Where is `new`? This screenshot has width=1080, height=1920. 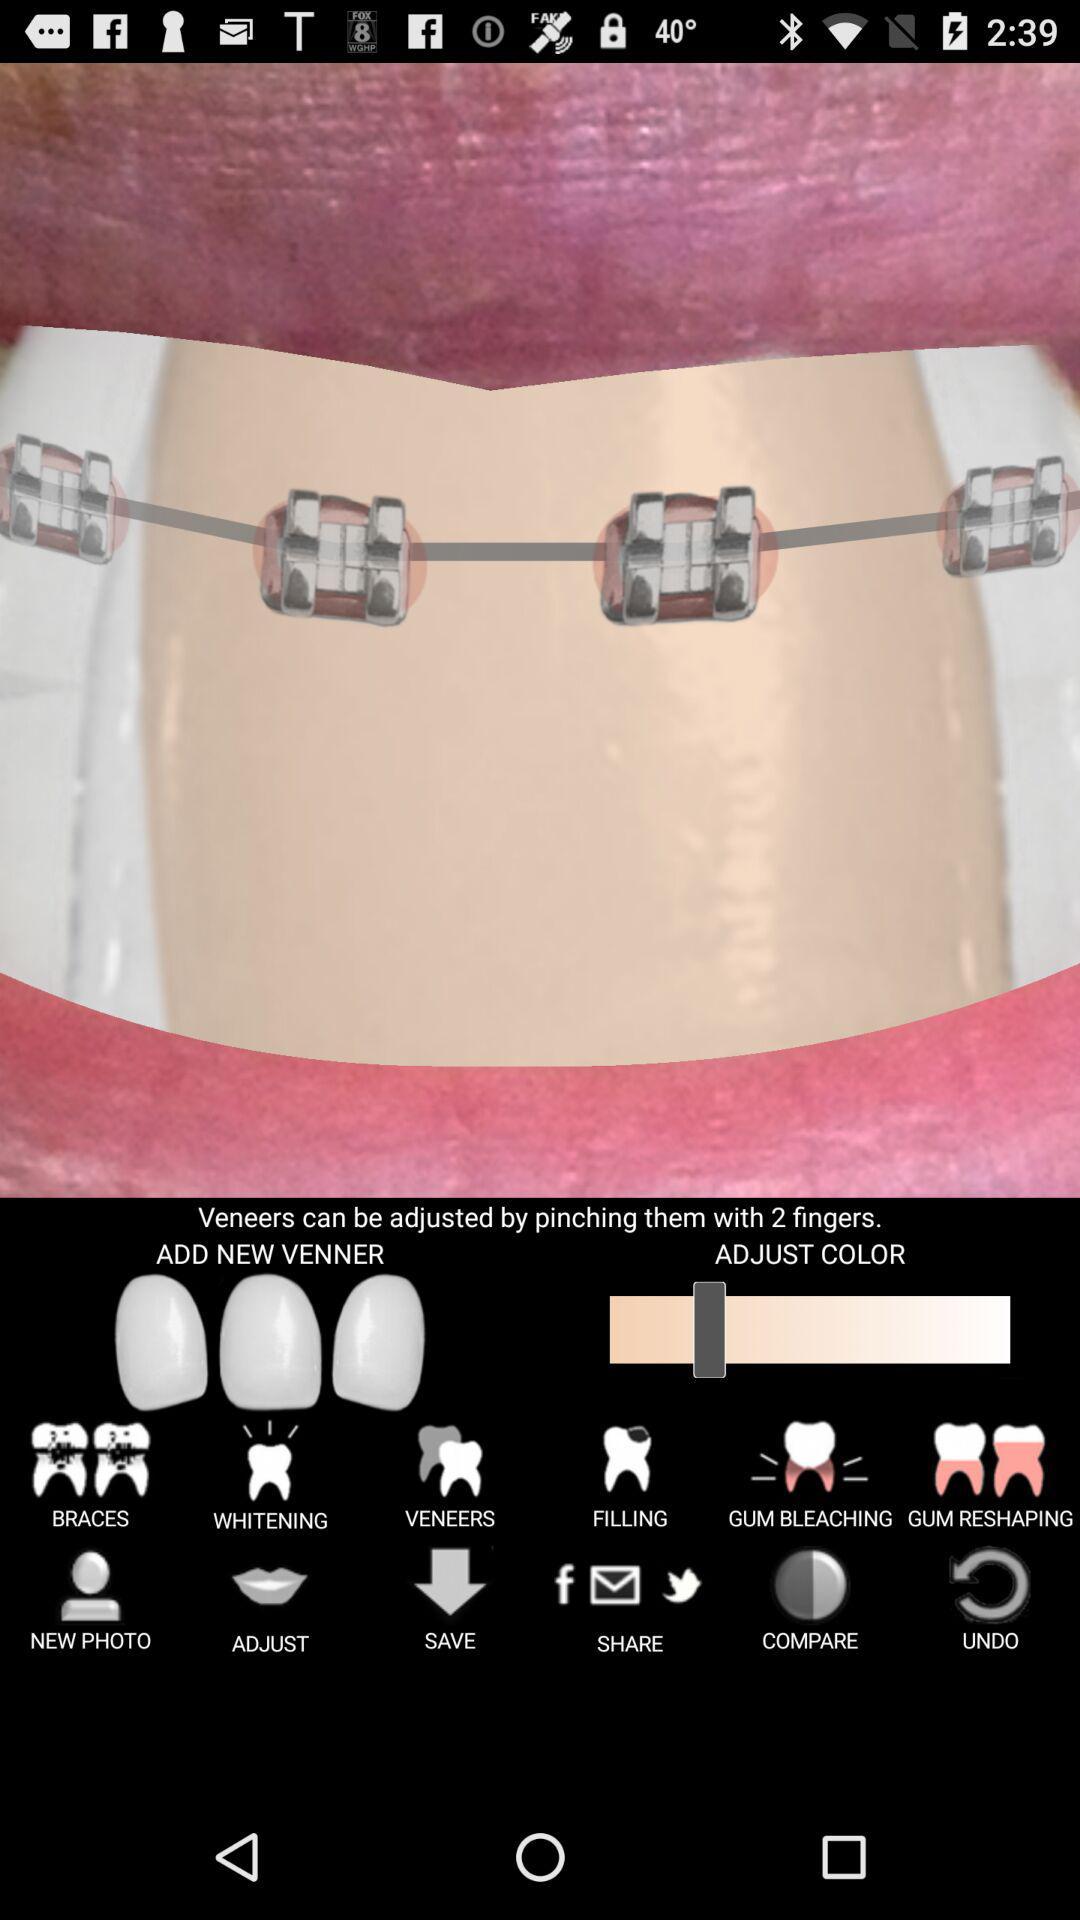 new is located at coordinates (379, 1341).